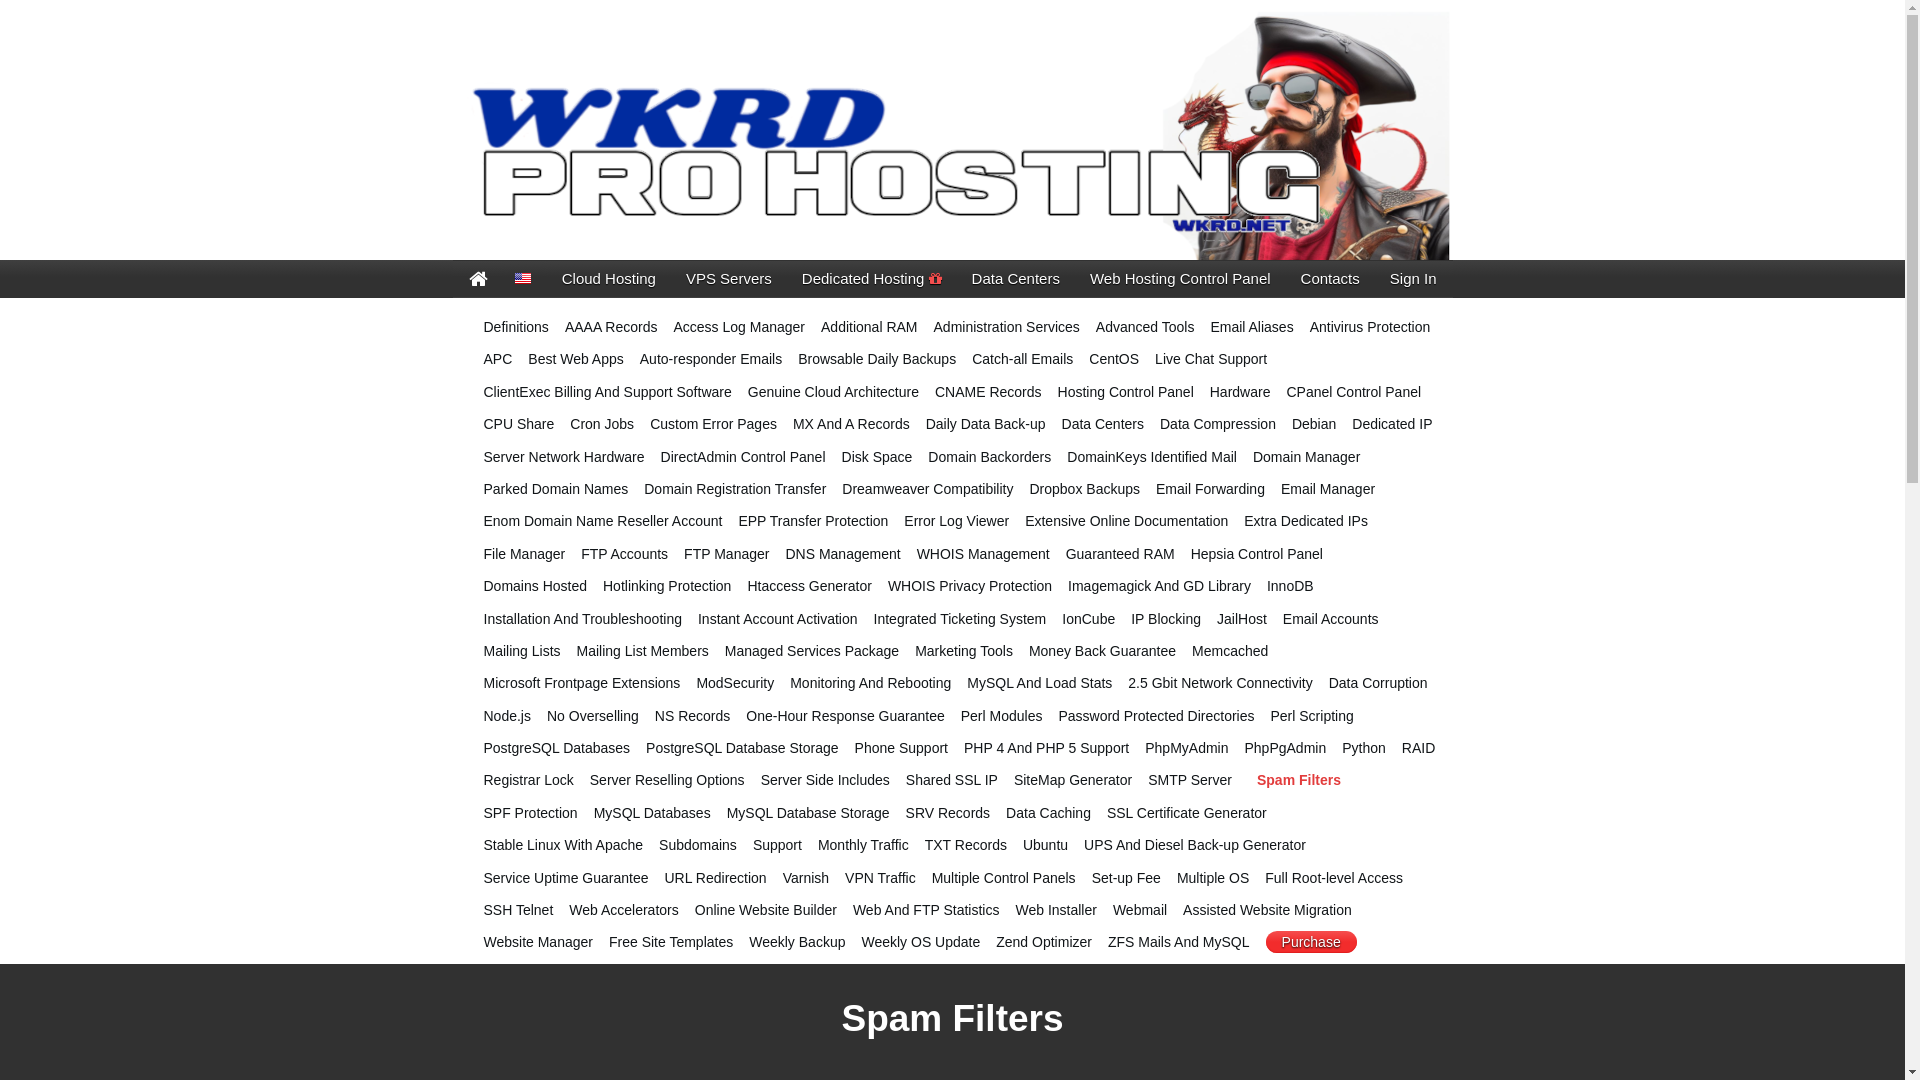 The image size is (1920, 1080). Describe the element at coordinates (1330, 617) in the screenshot. I see `'Email Accounts'` at that location.